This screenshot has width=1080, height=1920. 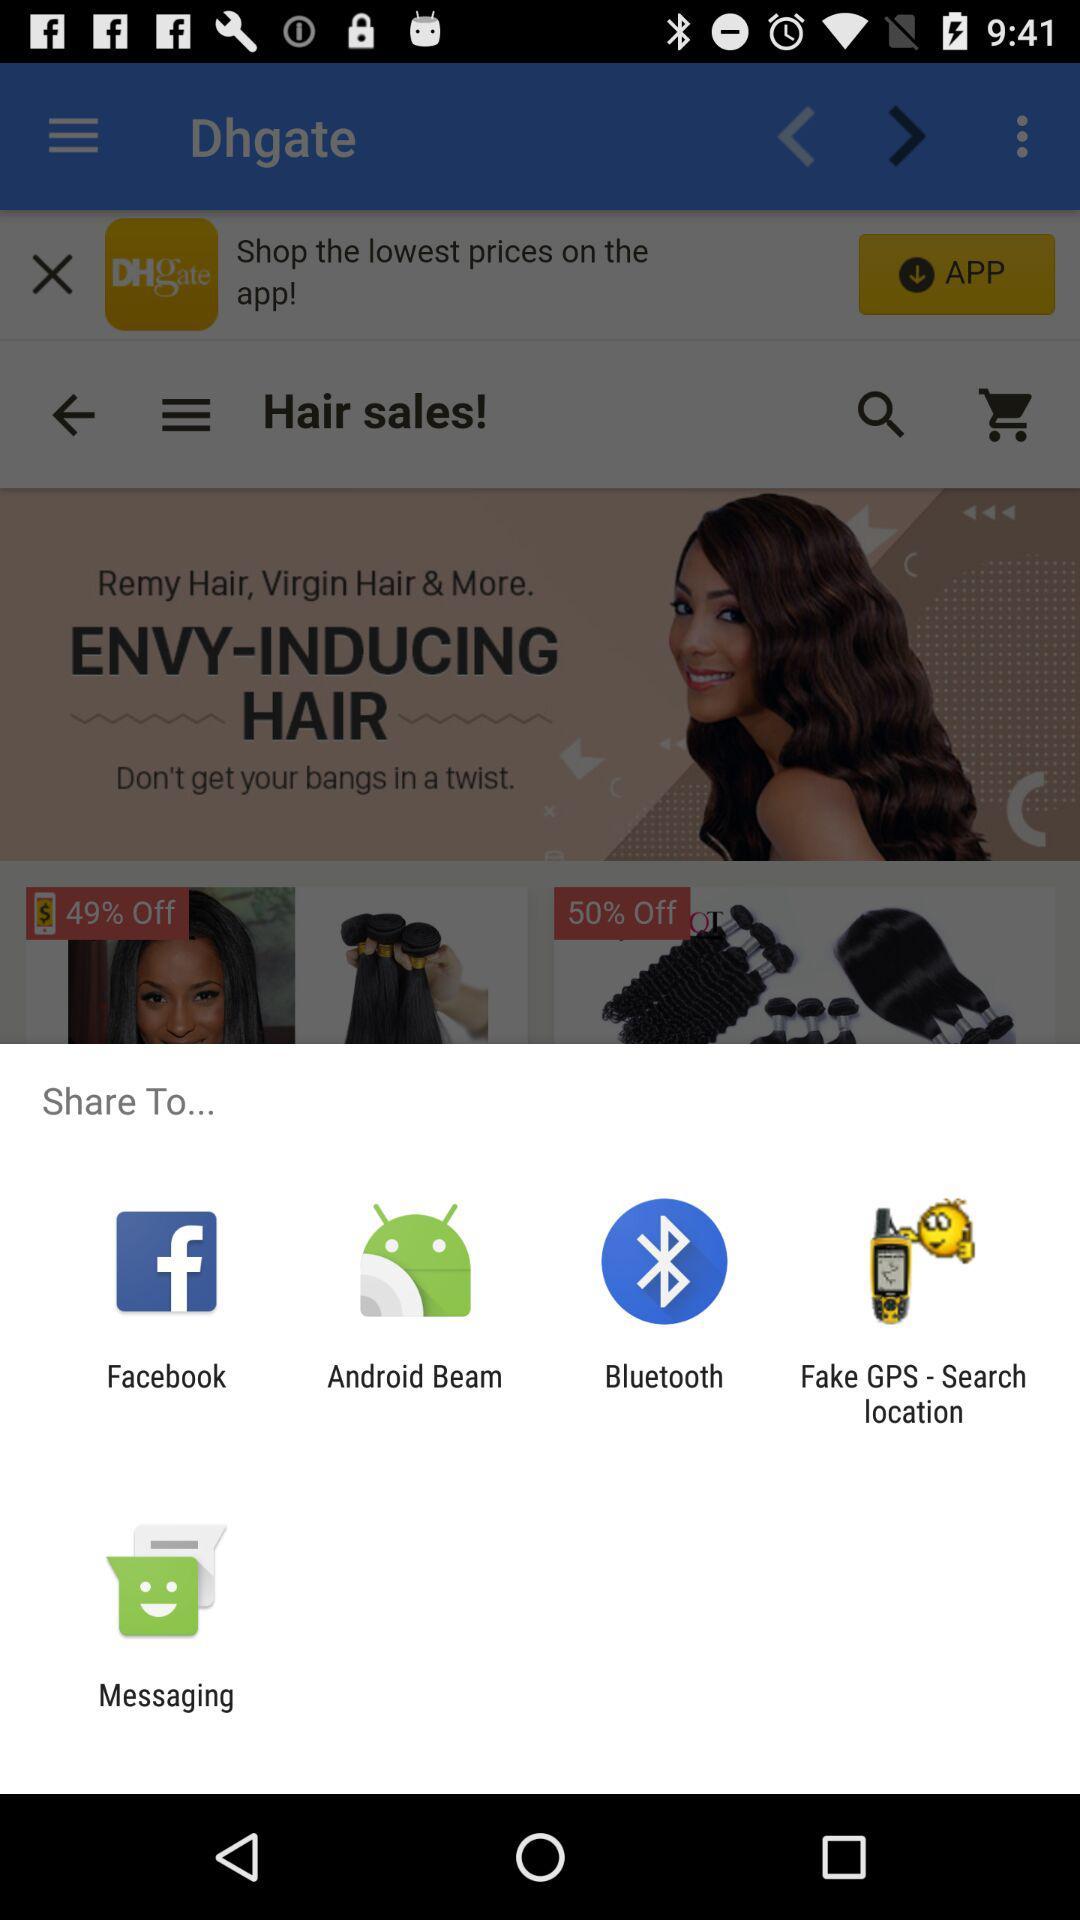 I want to click on app at the bottom right corner, so click(x=913, y=1392).